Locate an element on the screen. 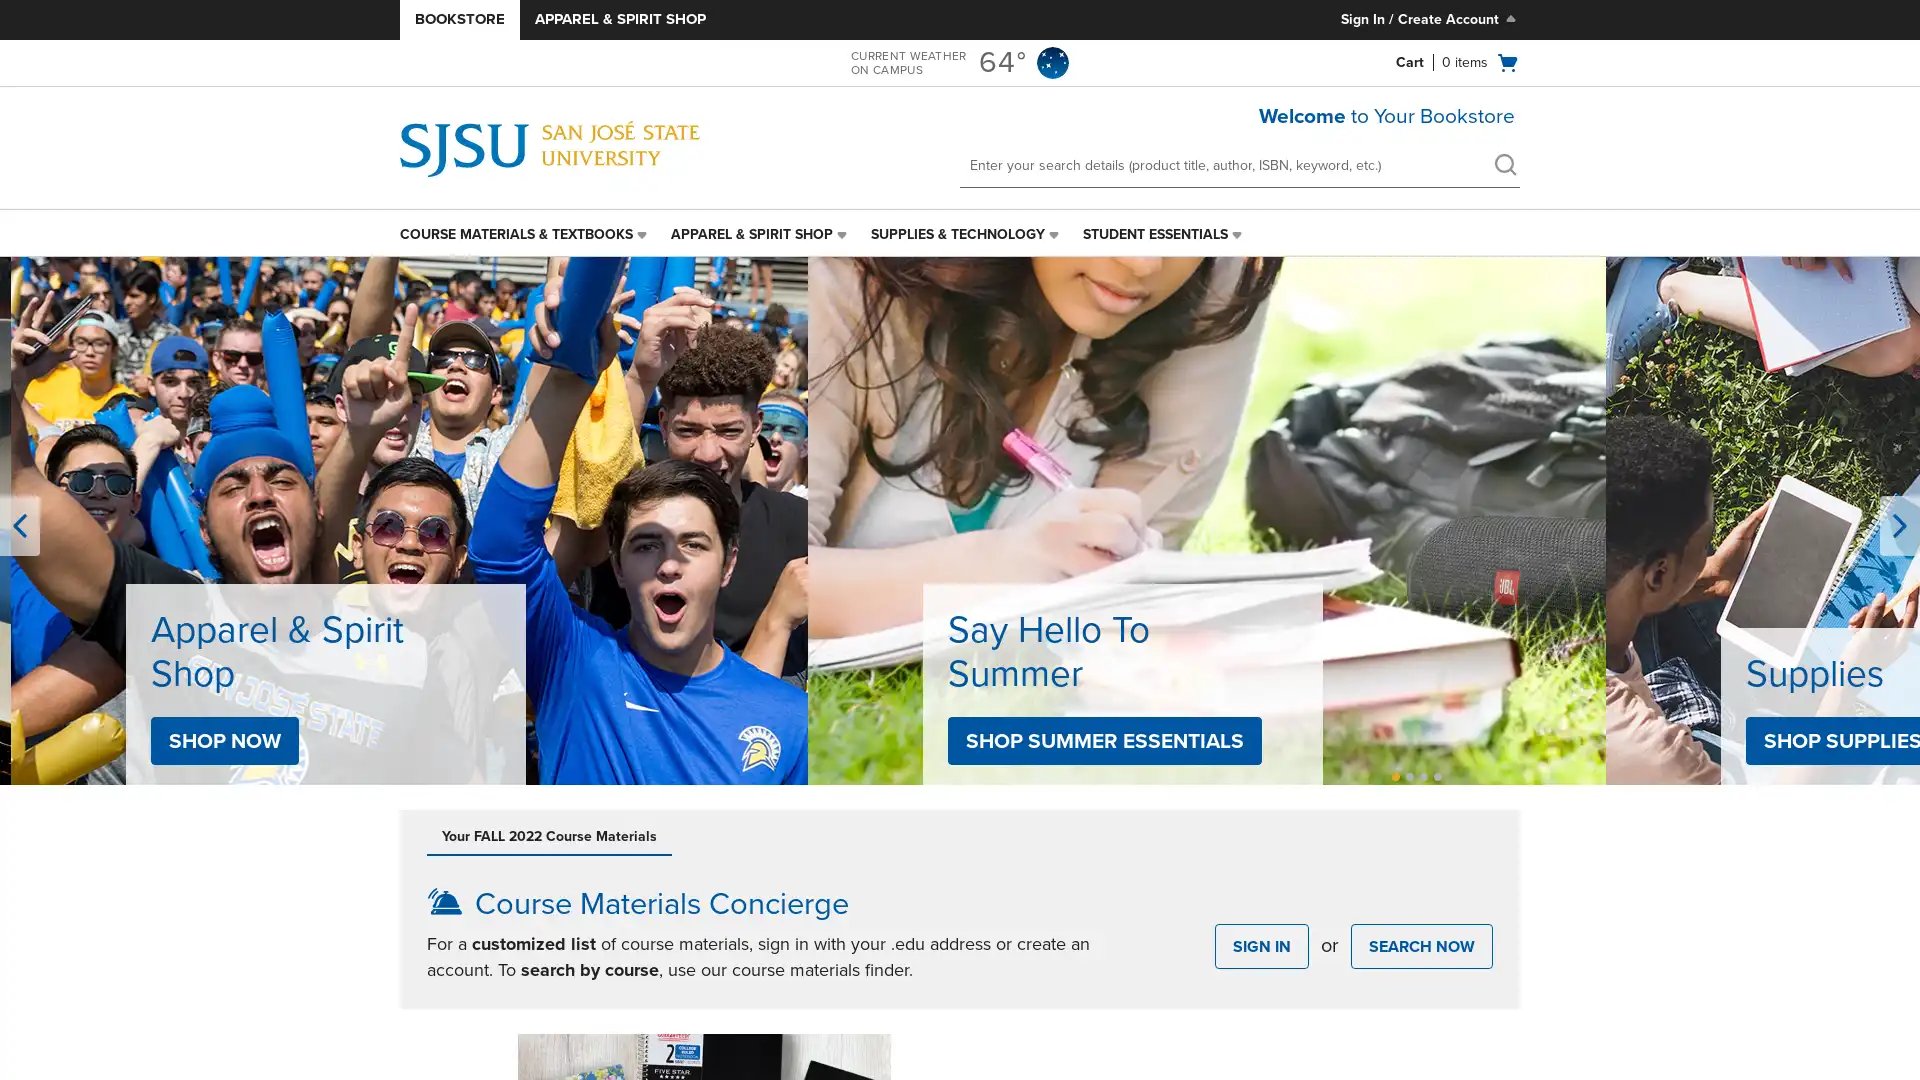 Image resolution: width=1920 pixels, height=1080 pixels. SEARCH NOW is located at coordinates (1420, 945).